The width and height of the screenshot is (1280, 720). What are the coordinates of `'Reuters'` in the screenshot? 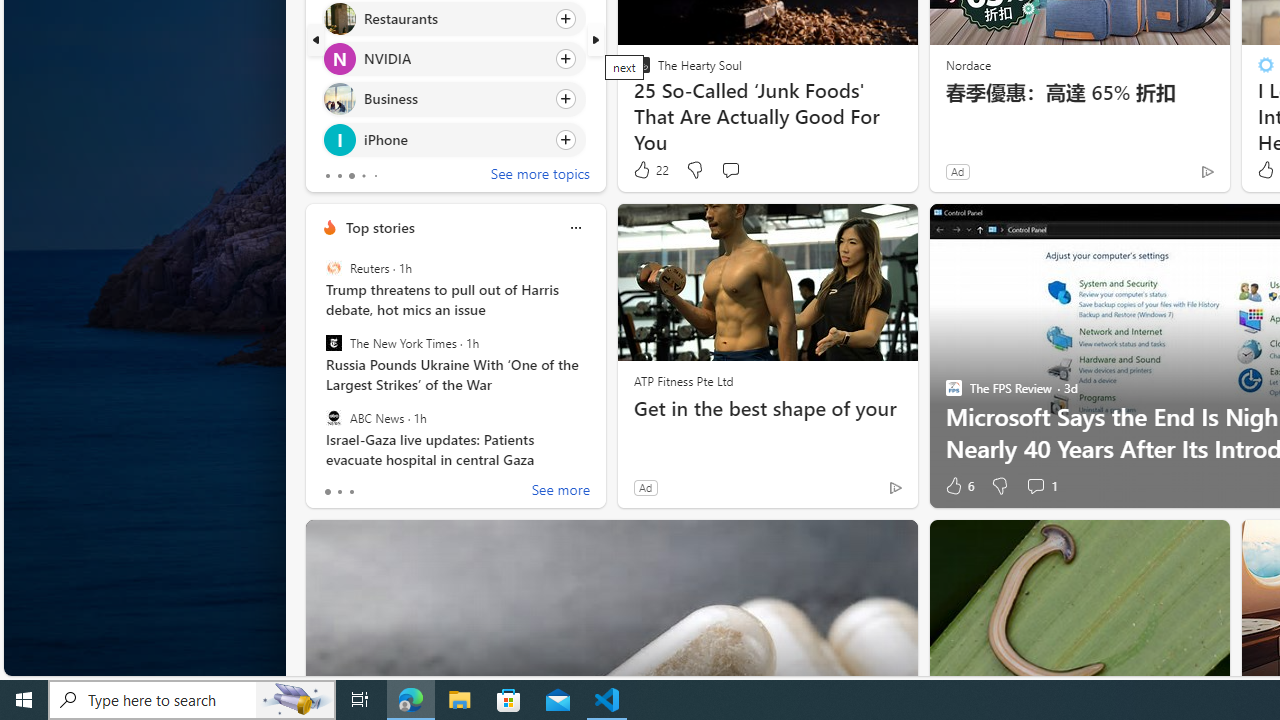 It's located at (333, 267).